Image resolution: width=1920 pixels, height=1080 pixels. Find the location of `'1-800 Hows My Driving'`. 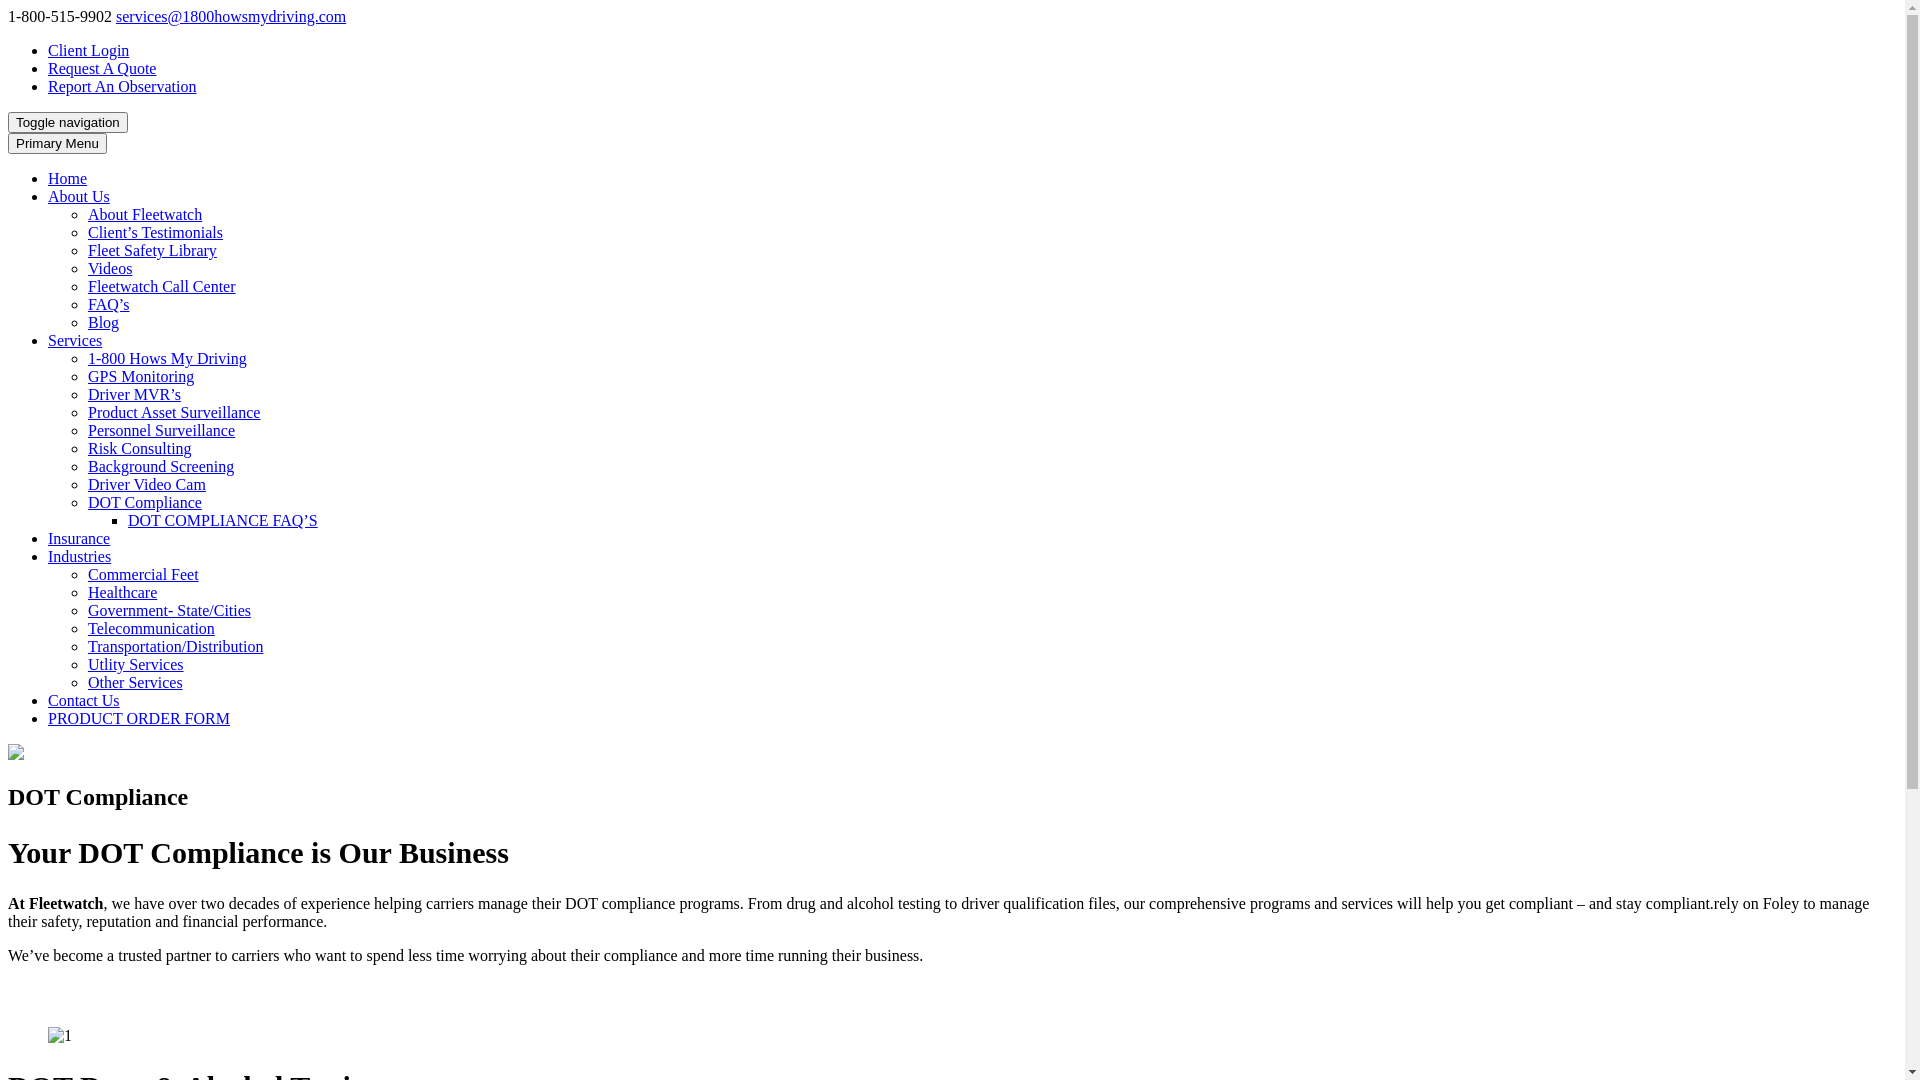

'1-800 Hows My Driving' is located at coordinates (167, 357).